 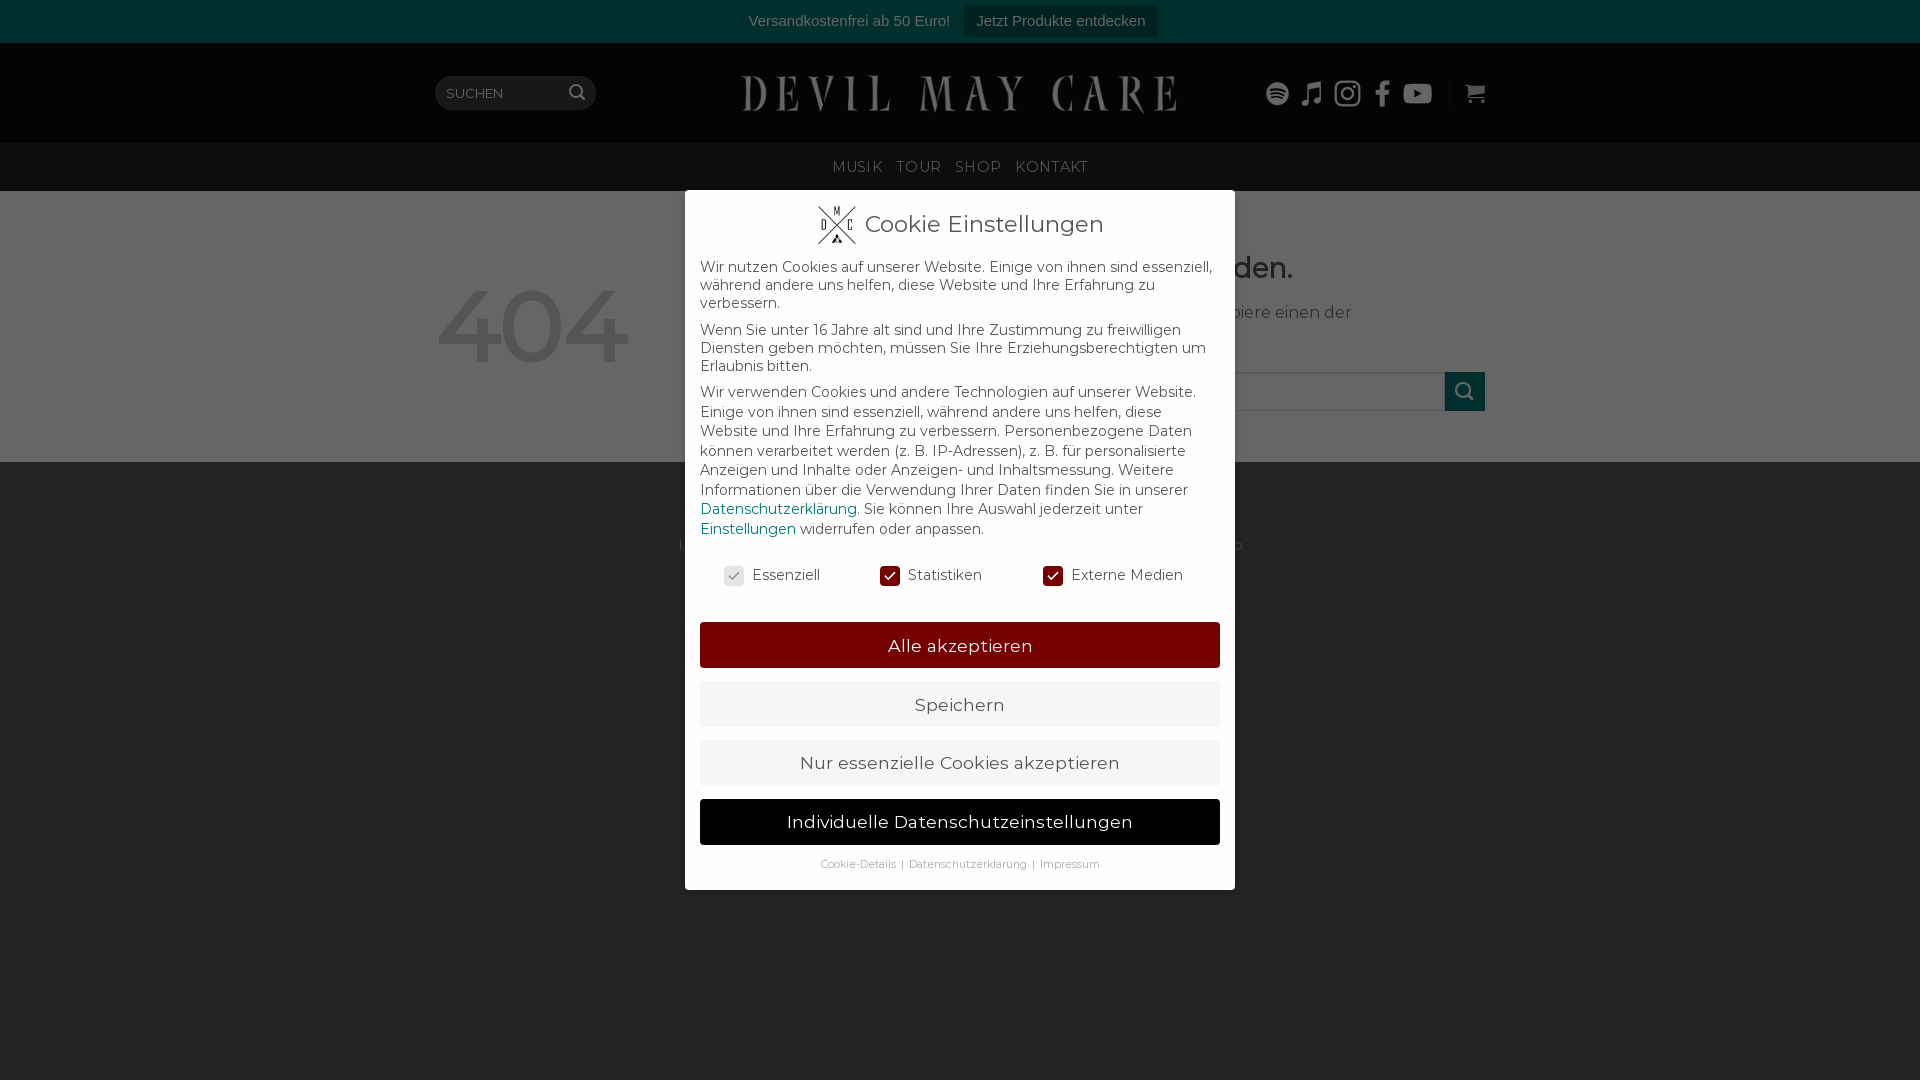 I want to click on 'Individuelle Datenschutzeinstellungen', so click(x=960, y=821).